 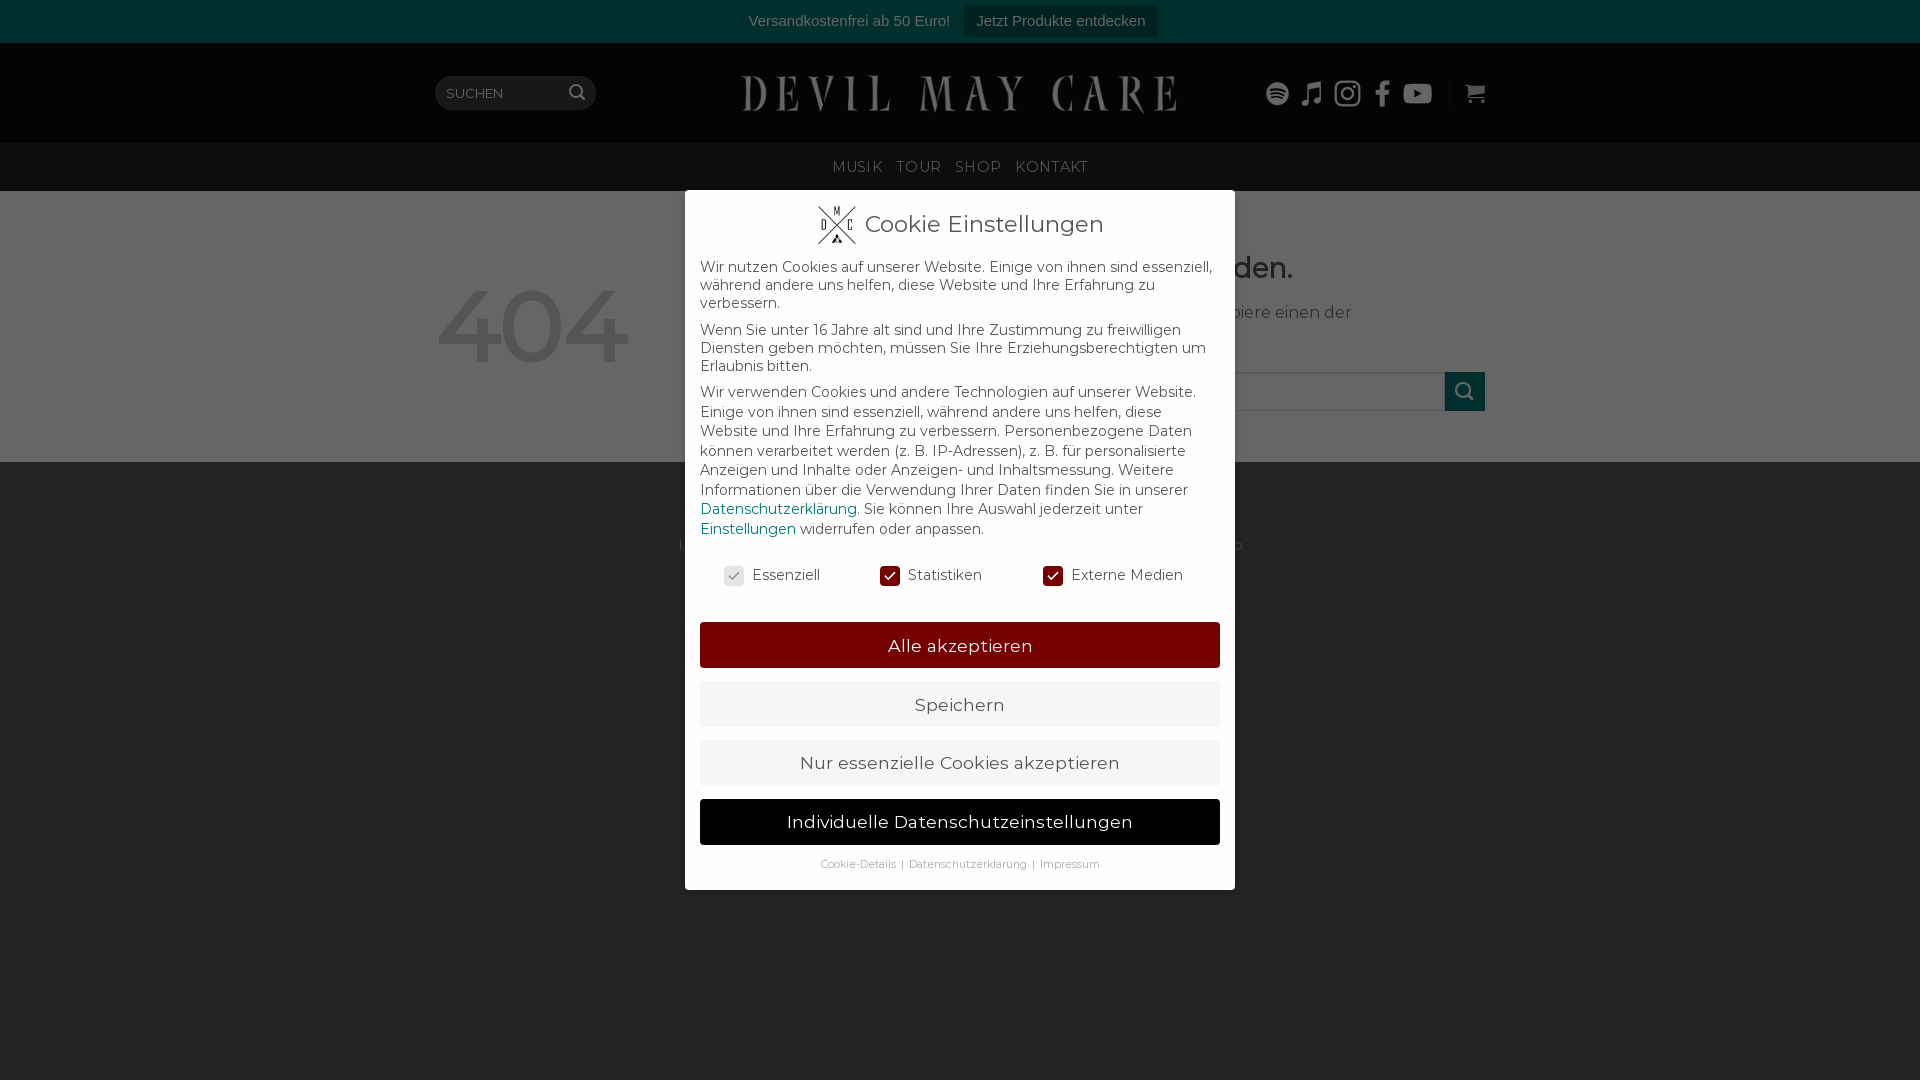 I want to click on 'Individuelle Datenschutzeinstellungen', so click(x=960, y=821).